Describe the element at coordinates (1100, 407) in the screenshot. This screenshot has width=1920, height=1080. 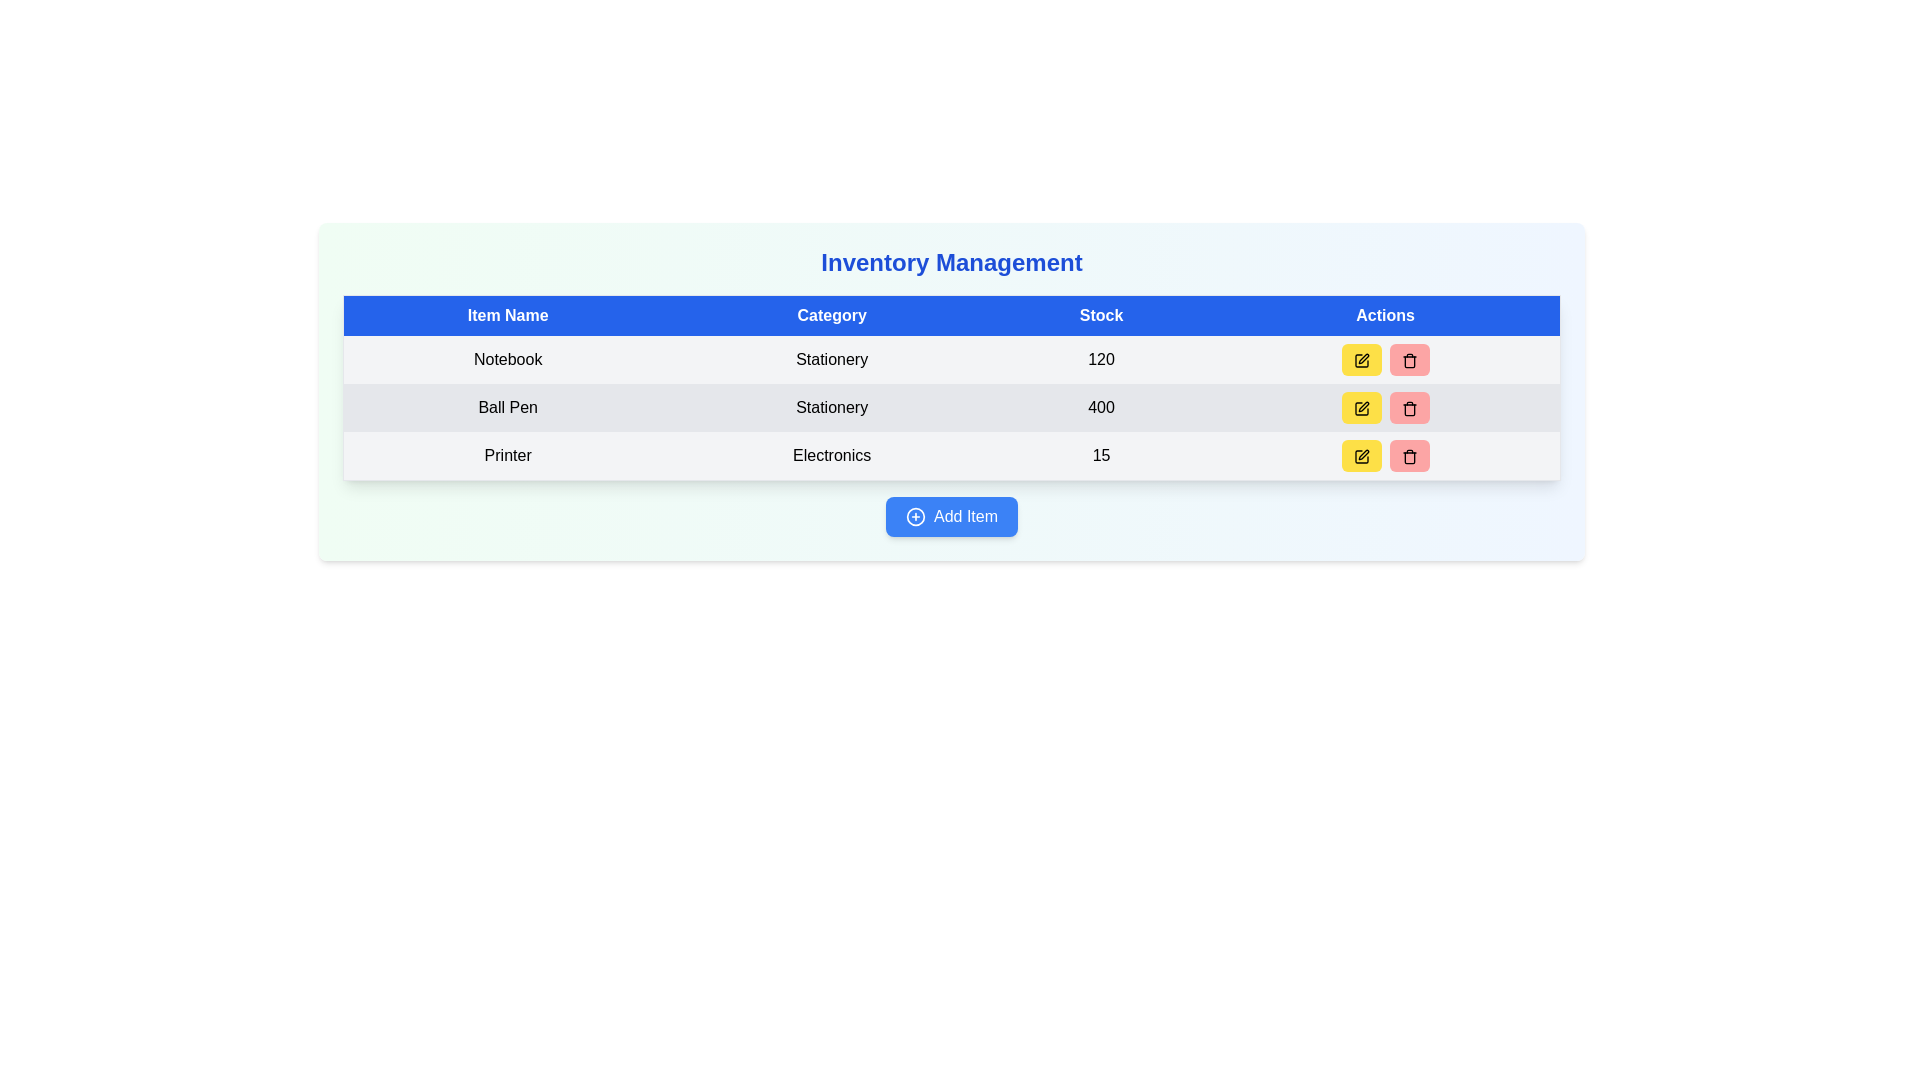
I see `the Text Display element that shows the inventory quantity of 'Ball Pen', indicating 400 units in stock, located in the Stock column of the Ball Pen row in the table` at that location.